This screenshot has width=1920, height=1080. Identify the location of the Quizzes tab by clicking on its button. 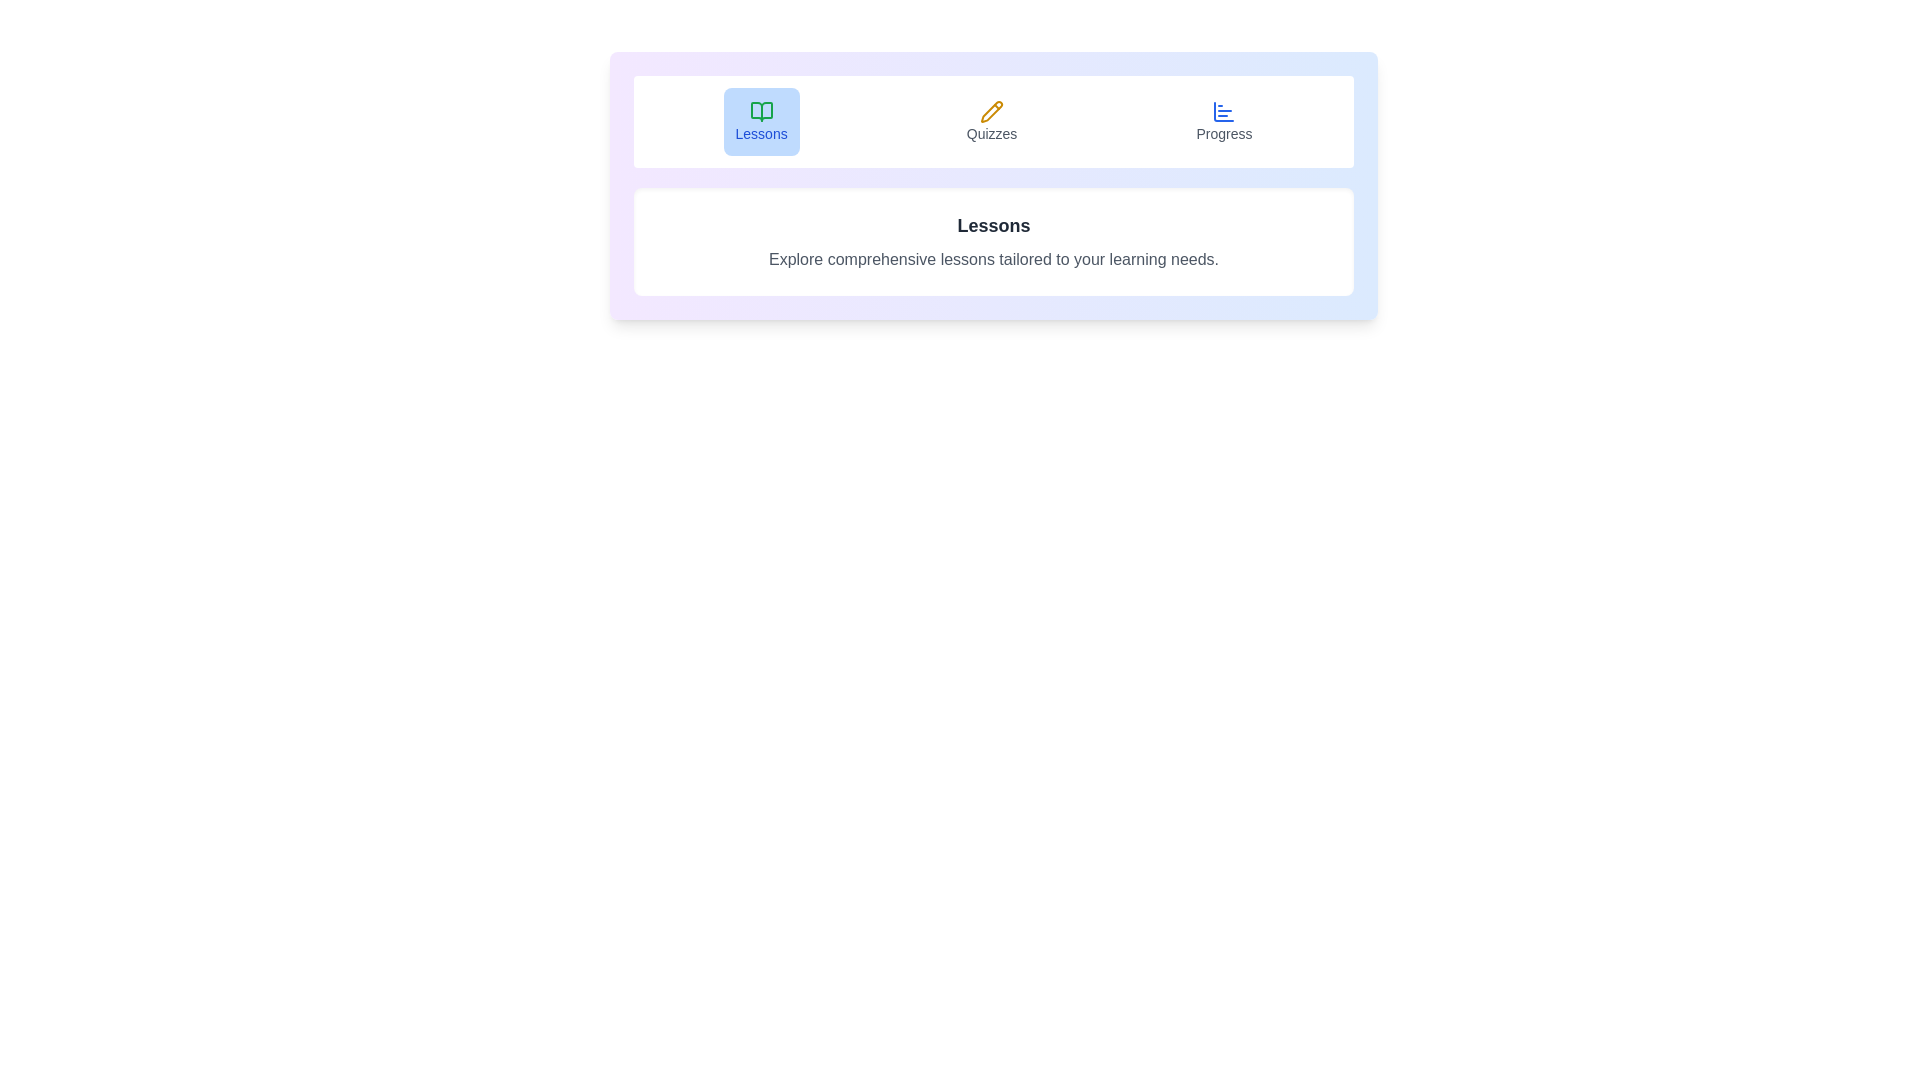
(992, 122).